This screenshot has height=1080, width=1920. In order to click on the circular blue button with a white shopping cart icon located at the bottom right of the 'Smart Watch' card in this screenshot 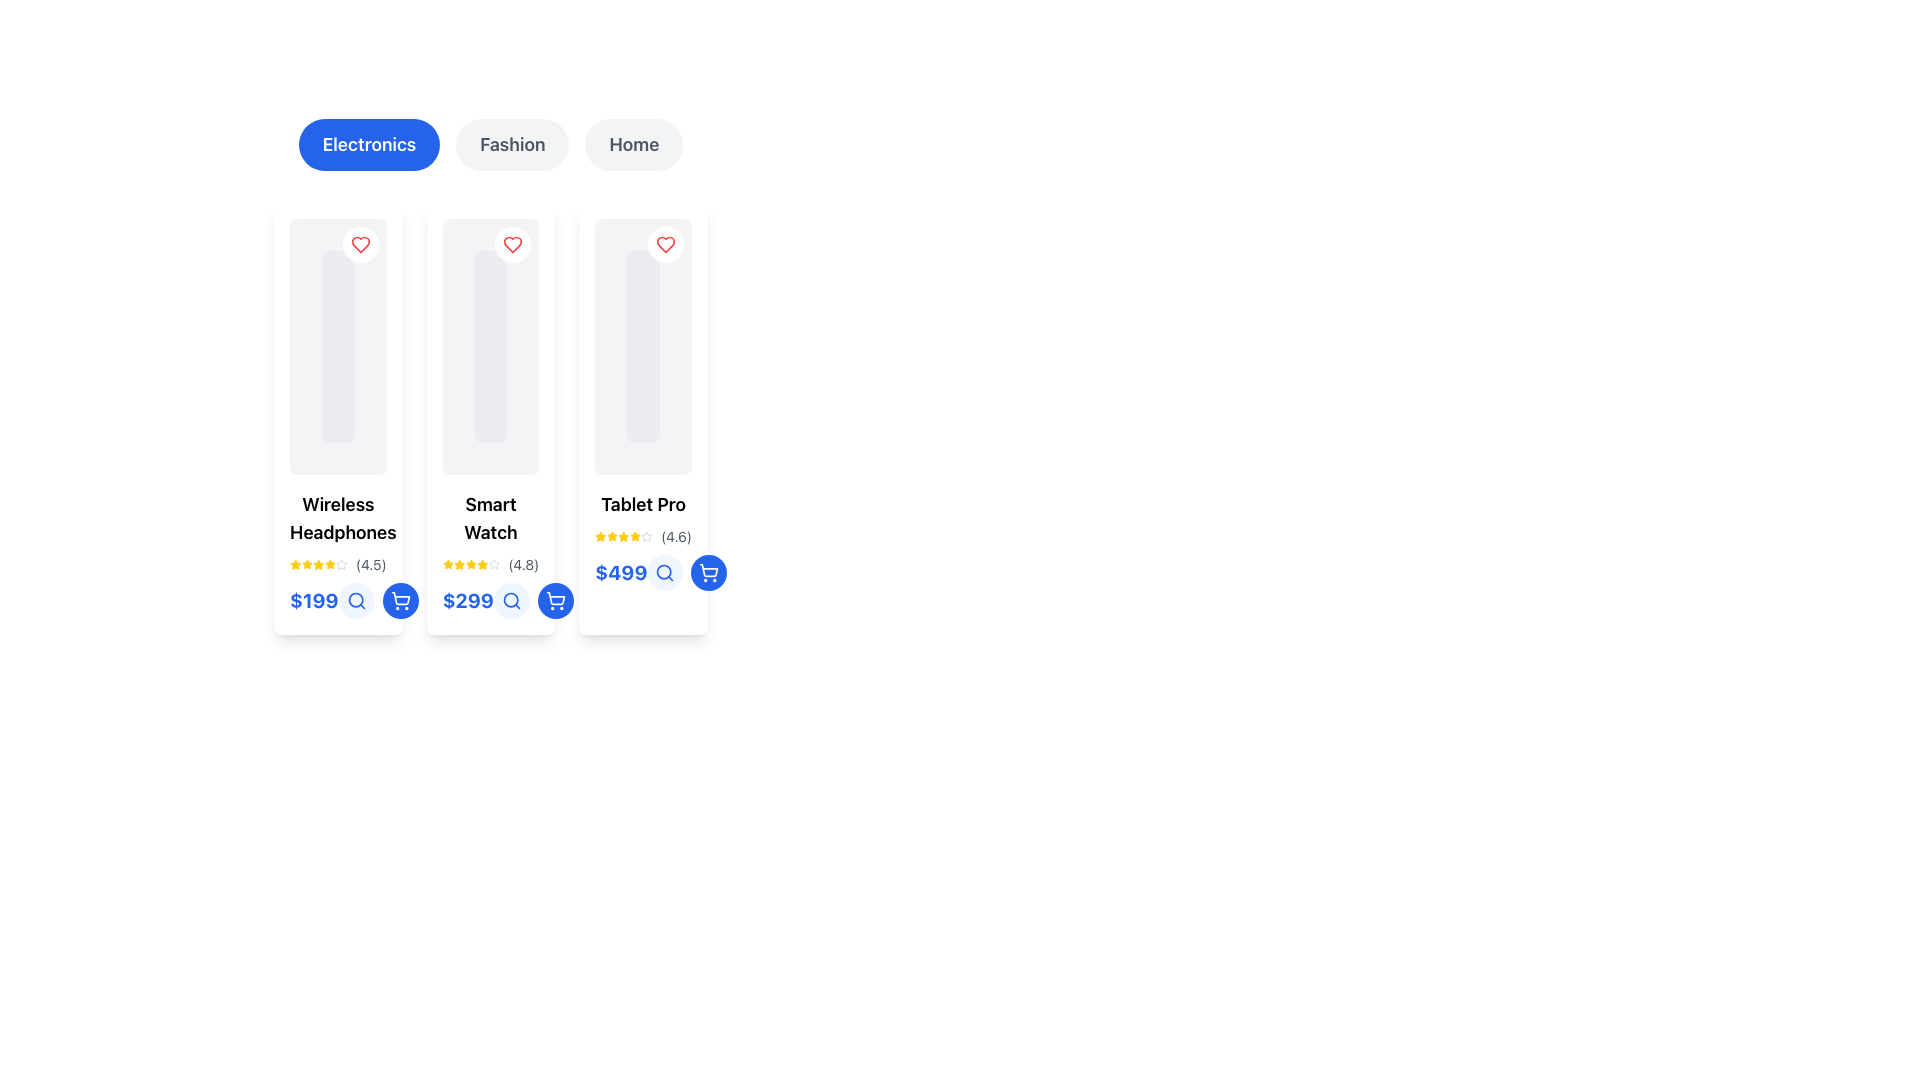, I will do `click(400, 600)`.